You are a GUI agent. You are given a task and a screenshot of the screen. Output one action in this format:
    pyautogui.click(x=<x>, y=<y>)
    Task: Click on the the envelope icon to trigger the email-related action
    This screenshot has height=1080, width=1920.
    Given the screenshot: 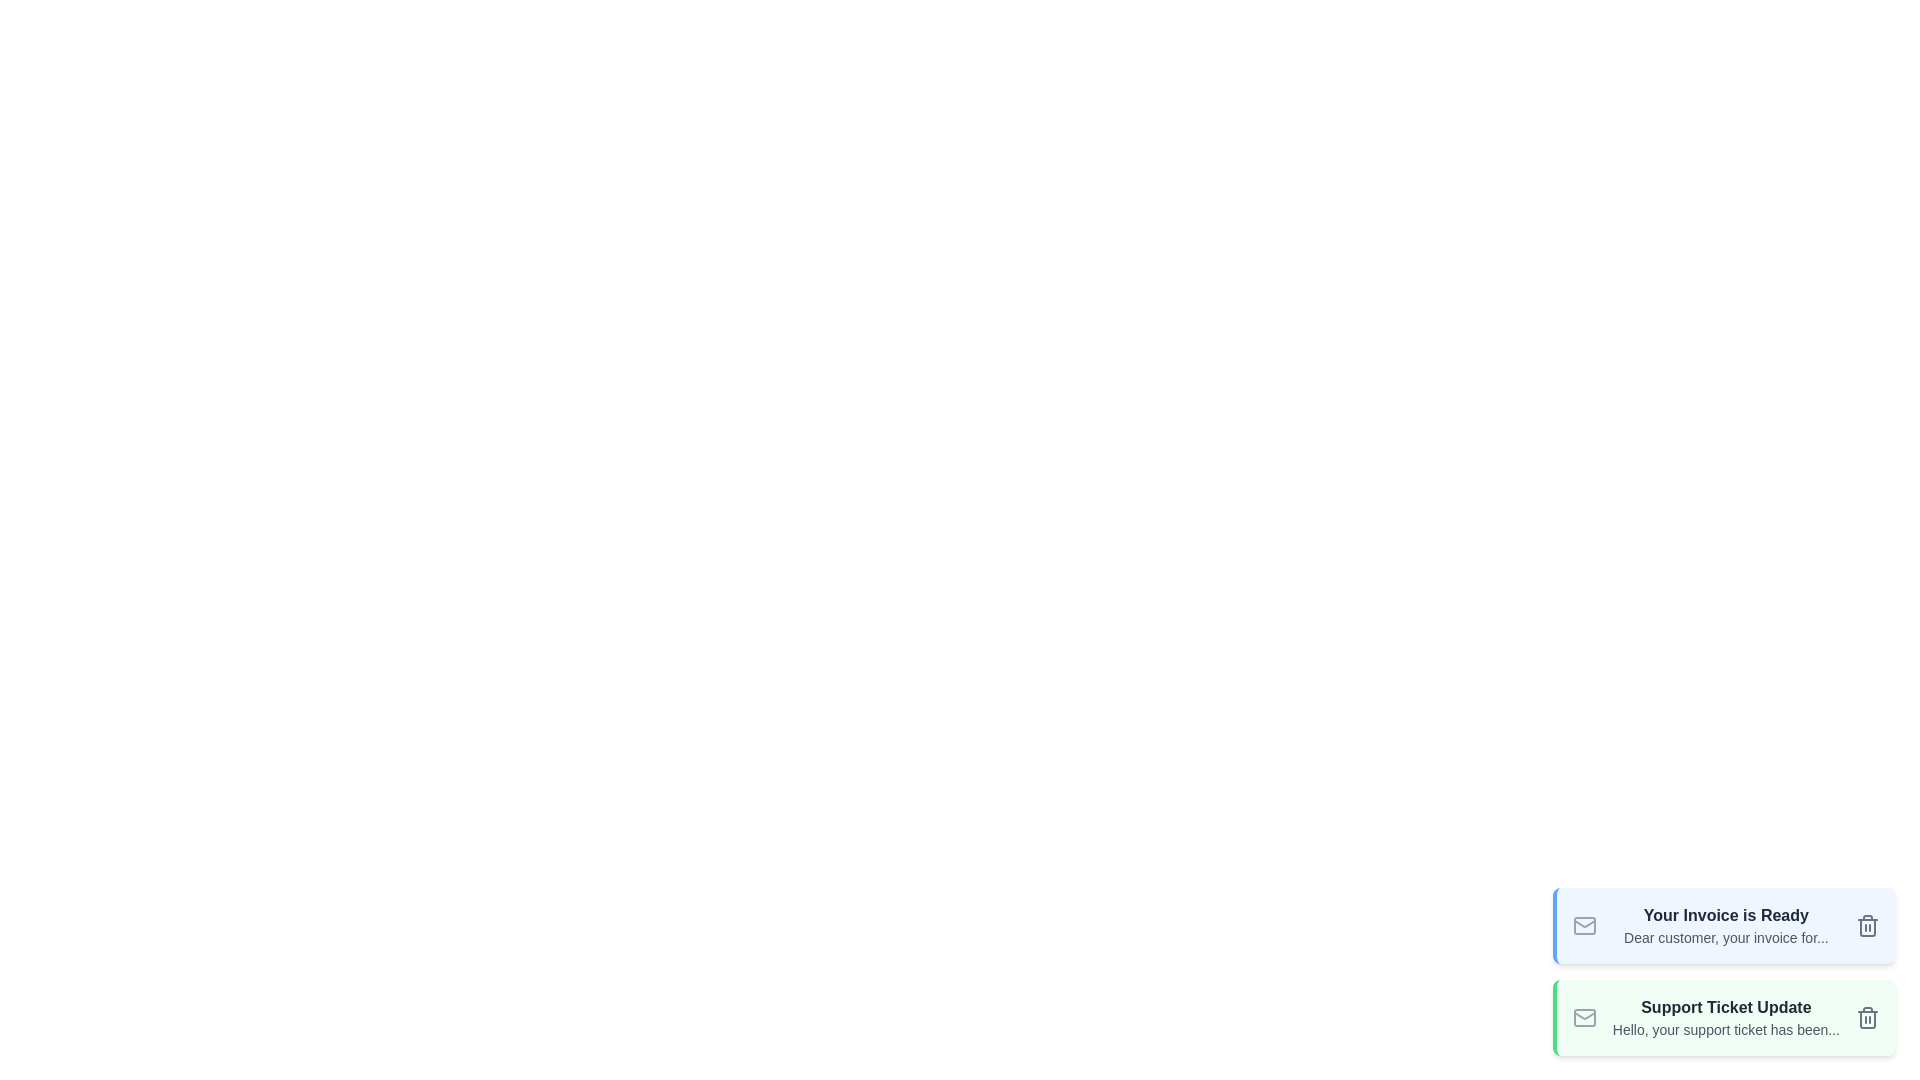 What is the action you would take?
    pyautogui.click(x=1583, y=925)
    